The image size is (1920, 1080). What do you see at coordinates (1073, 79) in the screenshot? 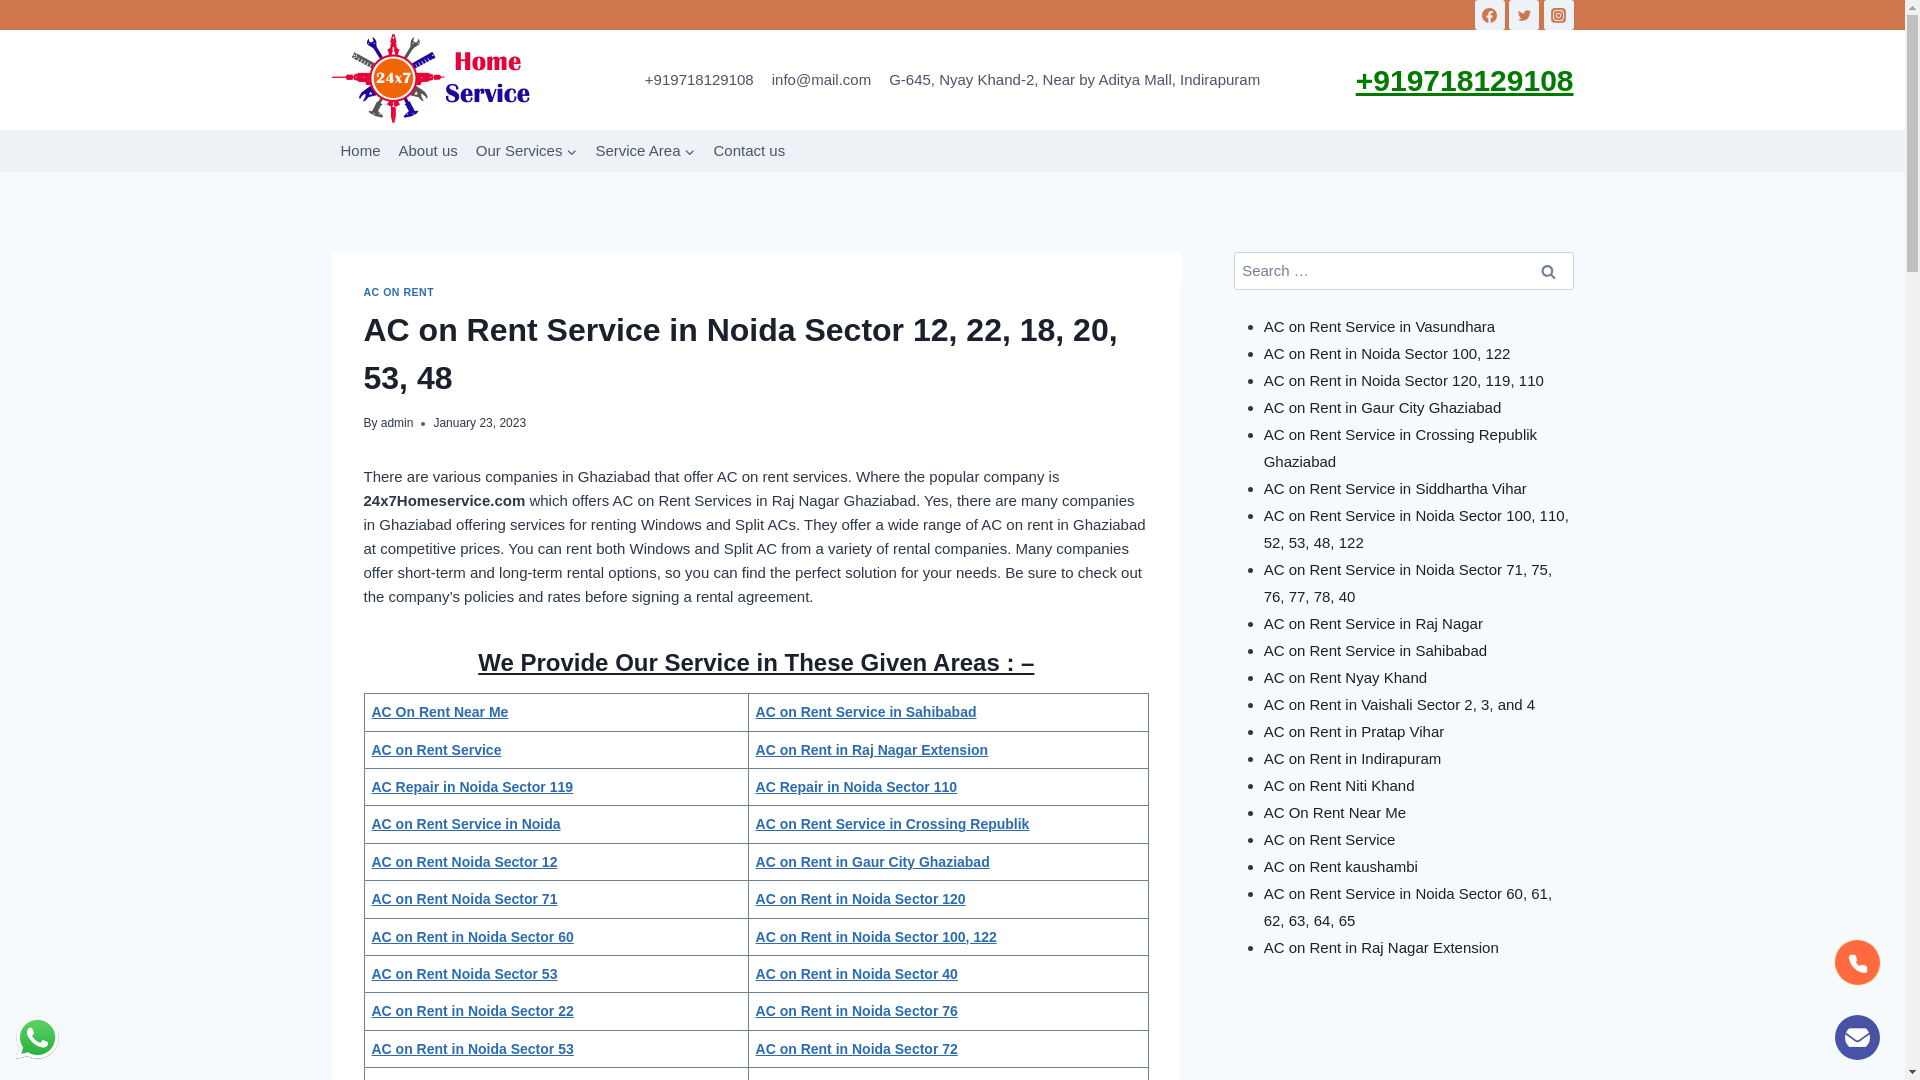
I see `'G-645, Nyay Khand-2, Near by Aditya Mall, Indirapuram'` at bounding box center [1073, 79].